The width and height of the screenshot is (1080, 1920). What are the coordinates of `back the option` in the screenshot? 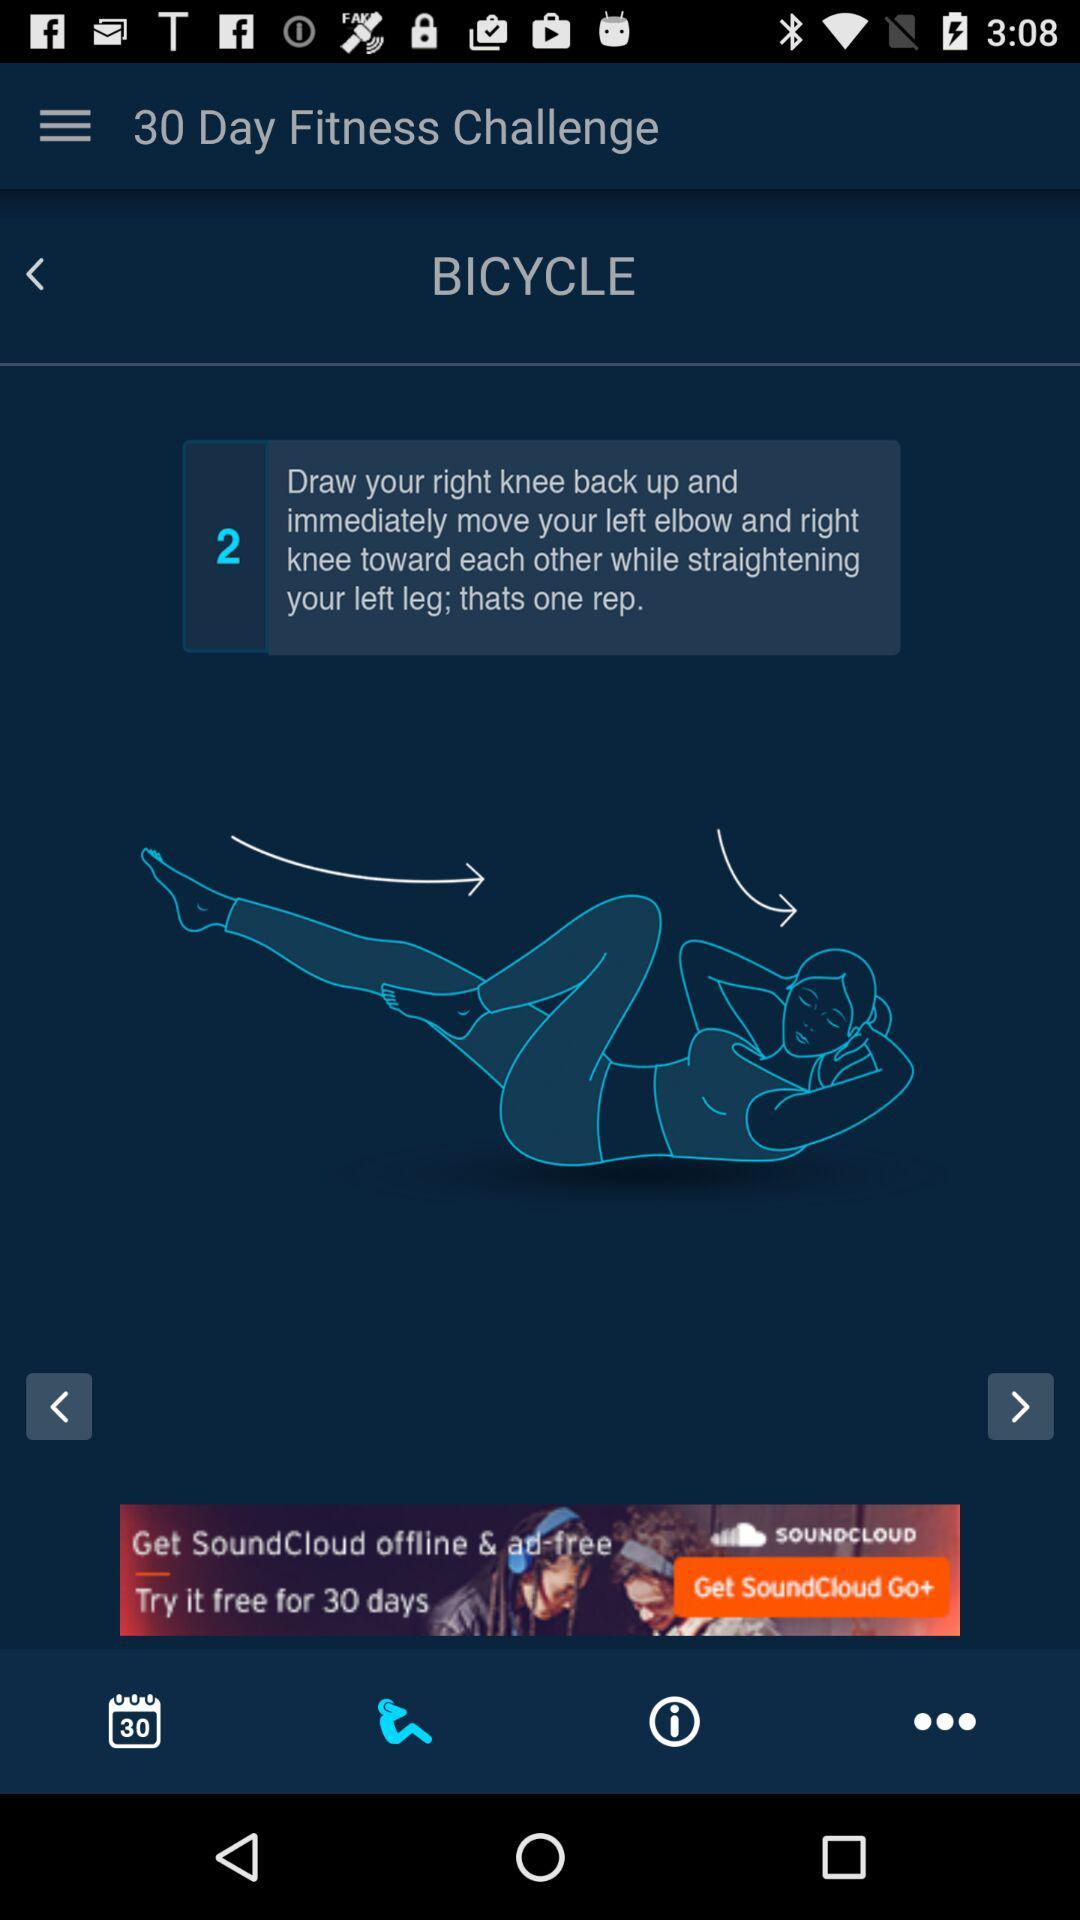 It's located at (1020, 1405).